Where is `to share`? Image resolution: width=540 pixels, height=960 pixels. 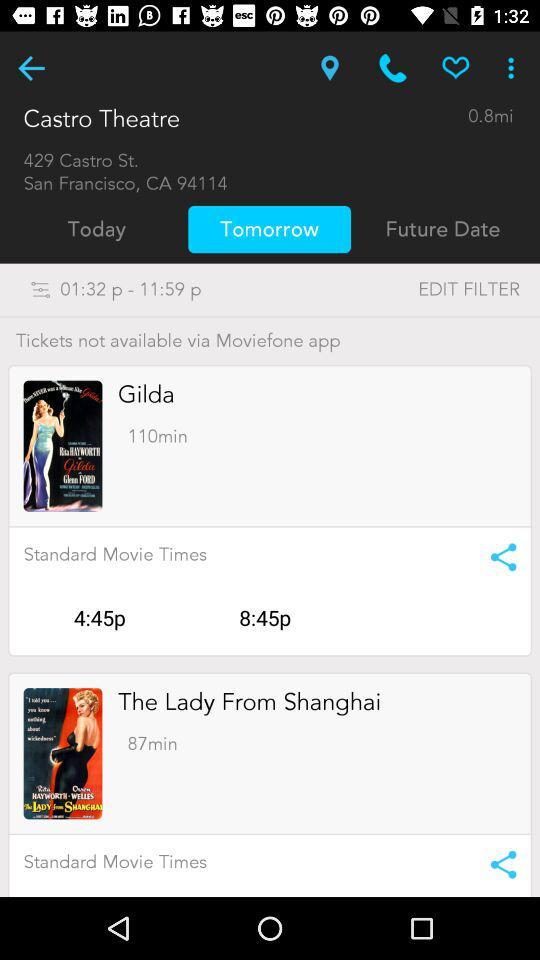
to share is located at coordinates (496, 557).